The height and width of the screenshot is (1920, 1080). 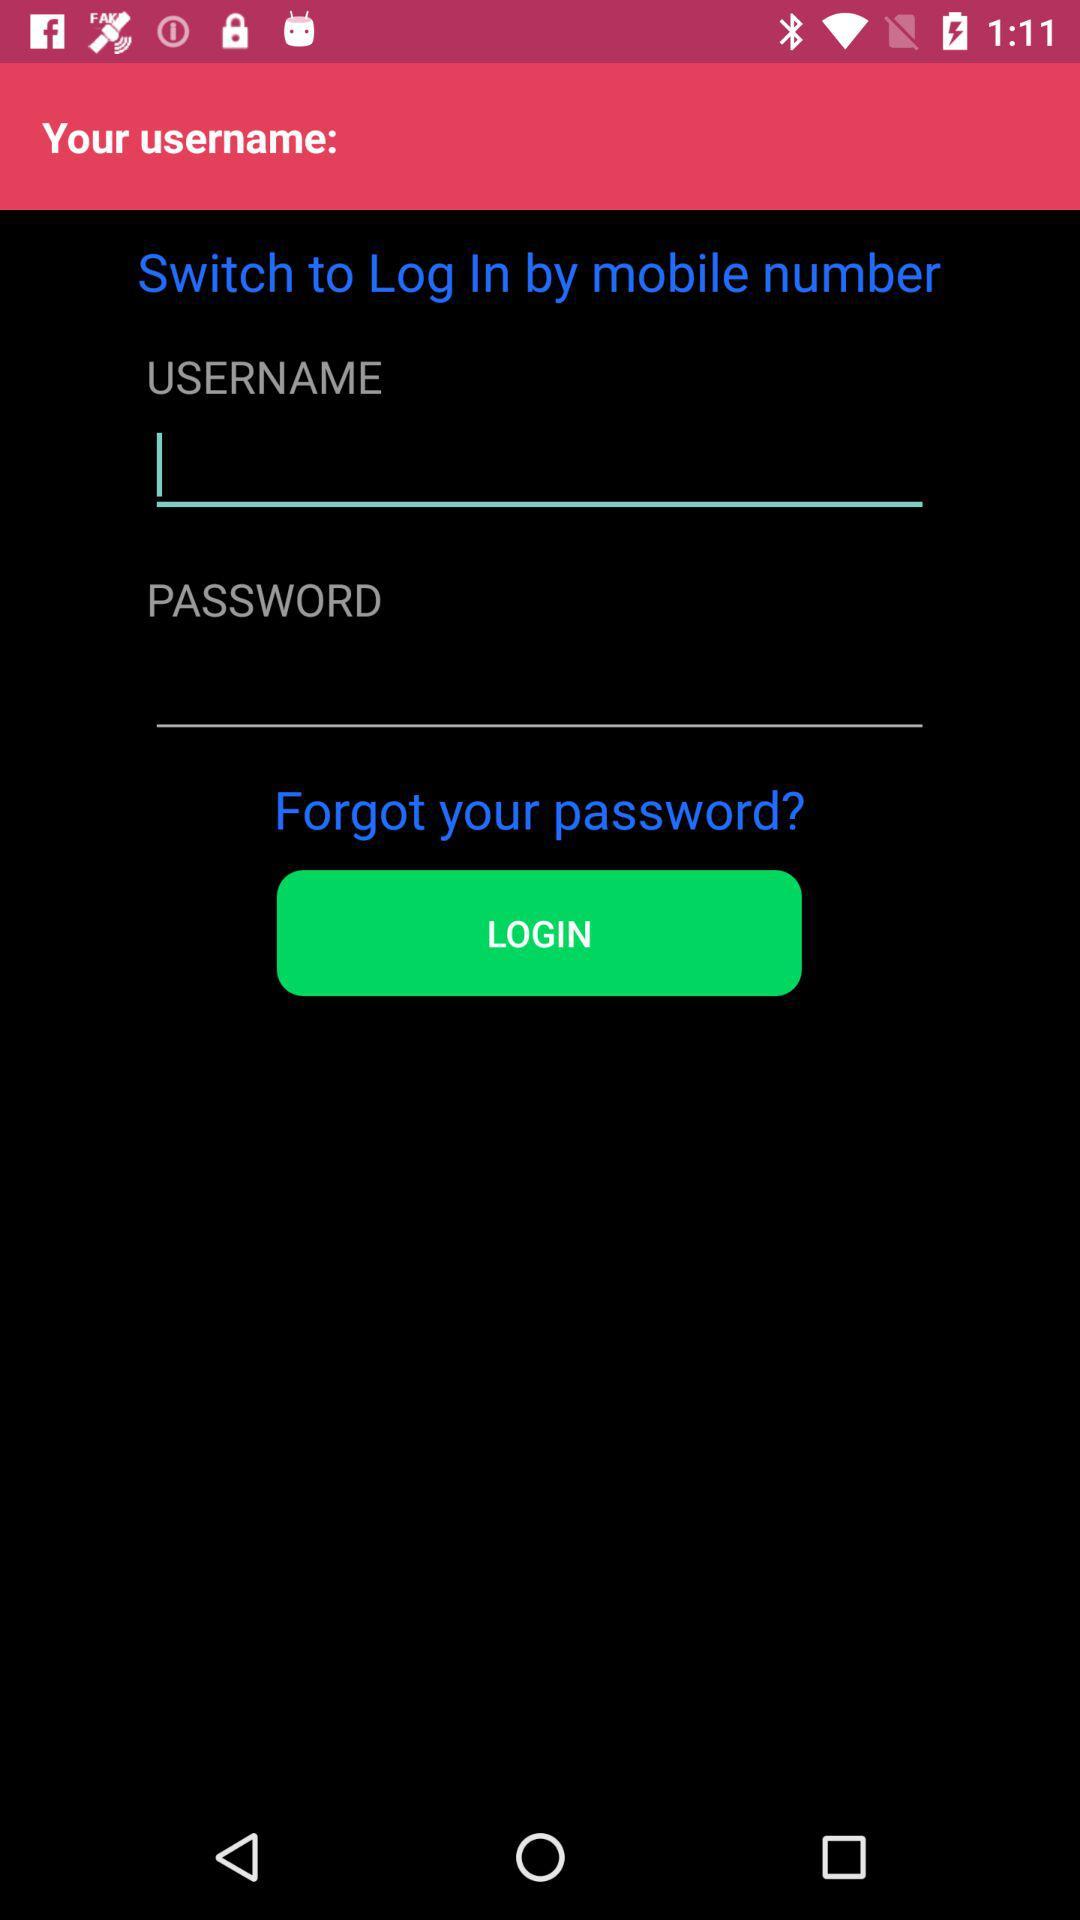 What do you see at coordinates (538, 931) in the screenshot?
I see `item below forgot your password? item` at bounding box center [538, 931].